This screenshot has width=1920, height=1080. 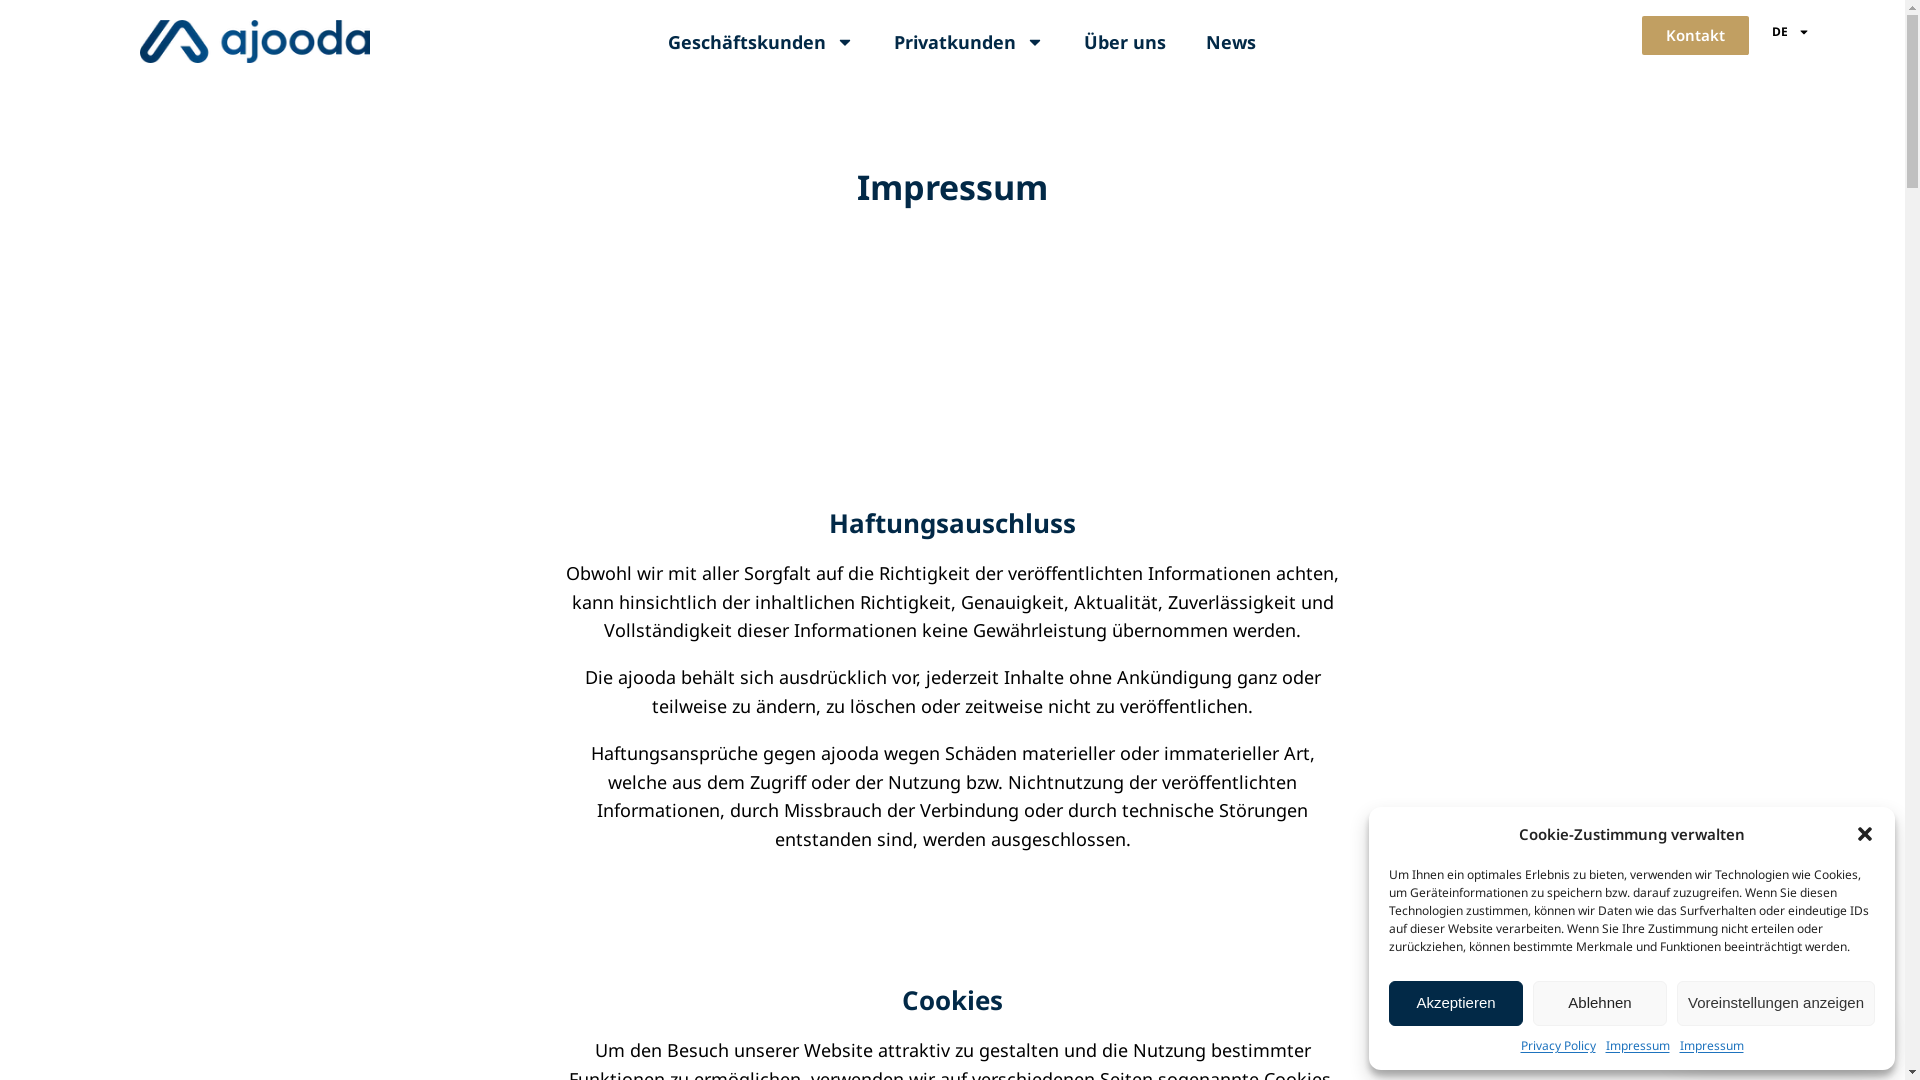 What do you see at coordinates (1694, 35) in the screenshot?
I see `'Kontakt'` at bounding box center [1694, 35].